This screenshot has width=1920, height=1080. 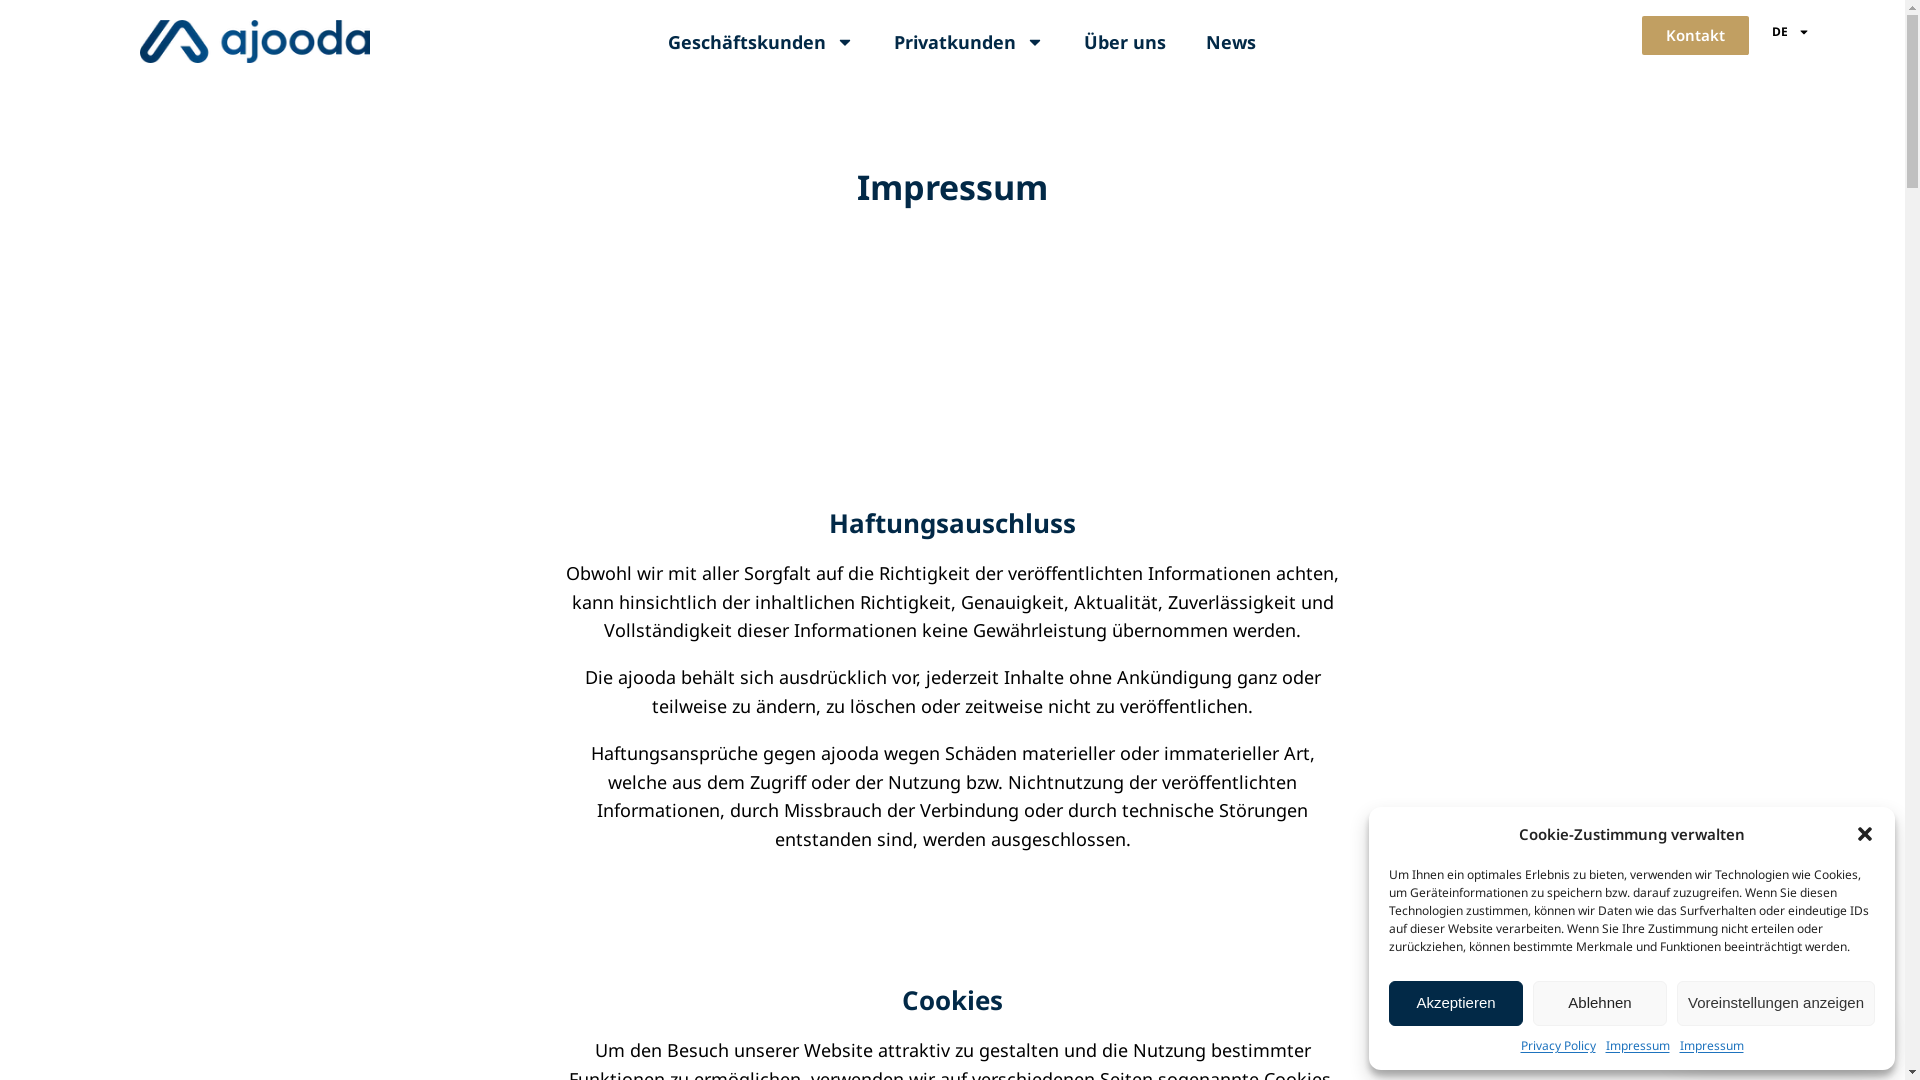 What do you see at coordinates (1694, 35) in the screenshot?
I see `'Kontakt'` at bounding box center [1694, 35].